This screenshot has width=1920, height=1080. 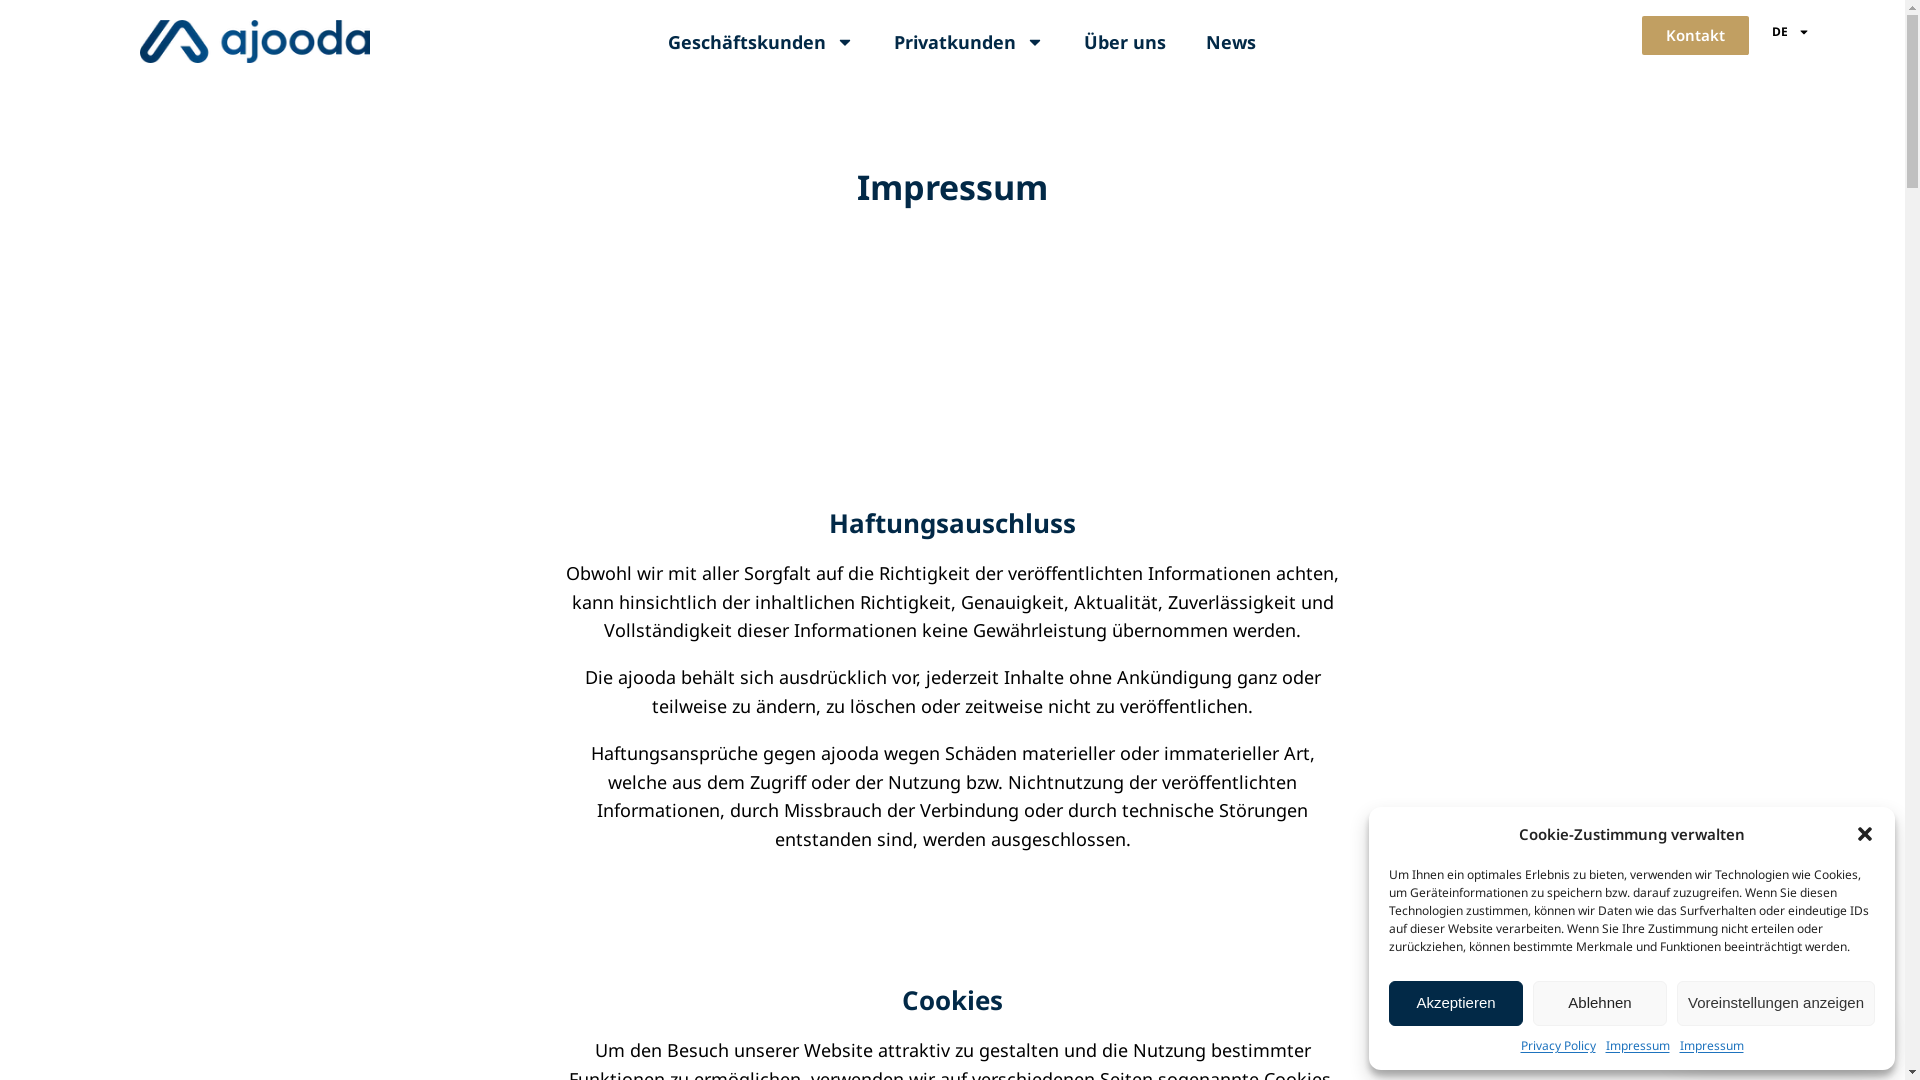 What do you see at coordinates (1694, 35) in the screenshot?
I see `'Kontakt'` at bounding box center [1694, 35].